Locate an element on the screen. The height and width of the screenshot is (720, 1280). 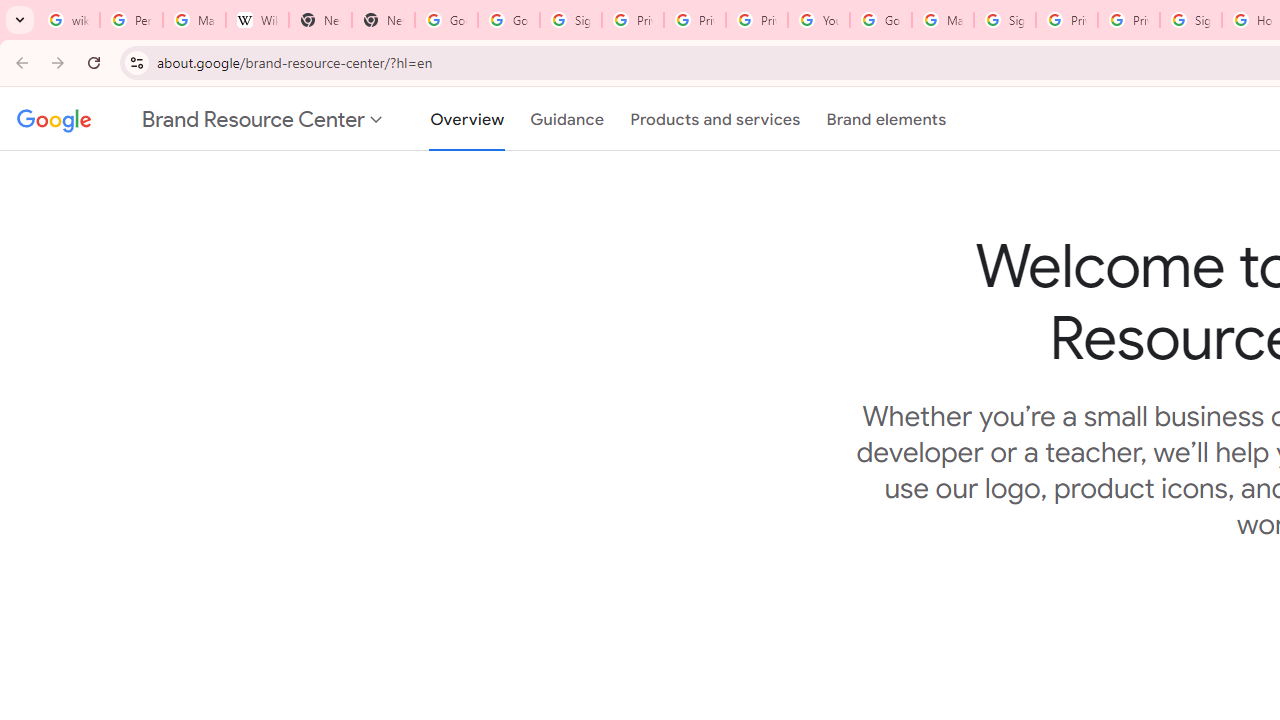
'Search tabs' is located at coordinates (20, 20).